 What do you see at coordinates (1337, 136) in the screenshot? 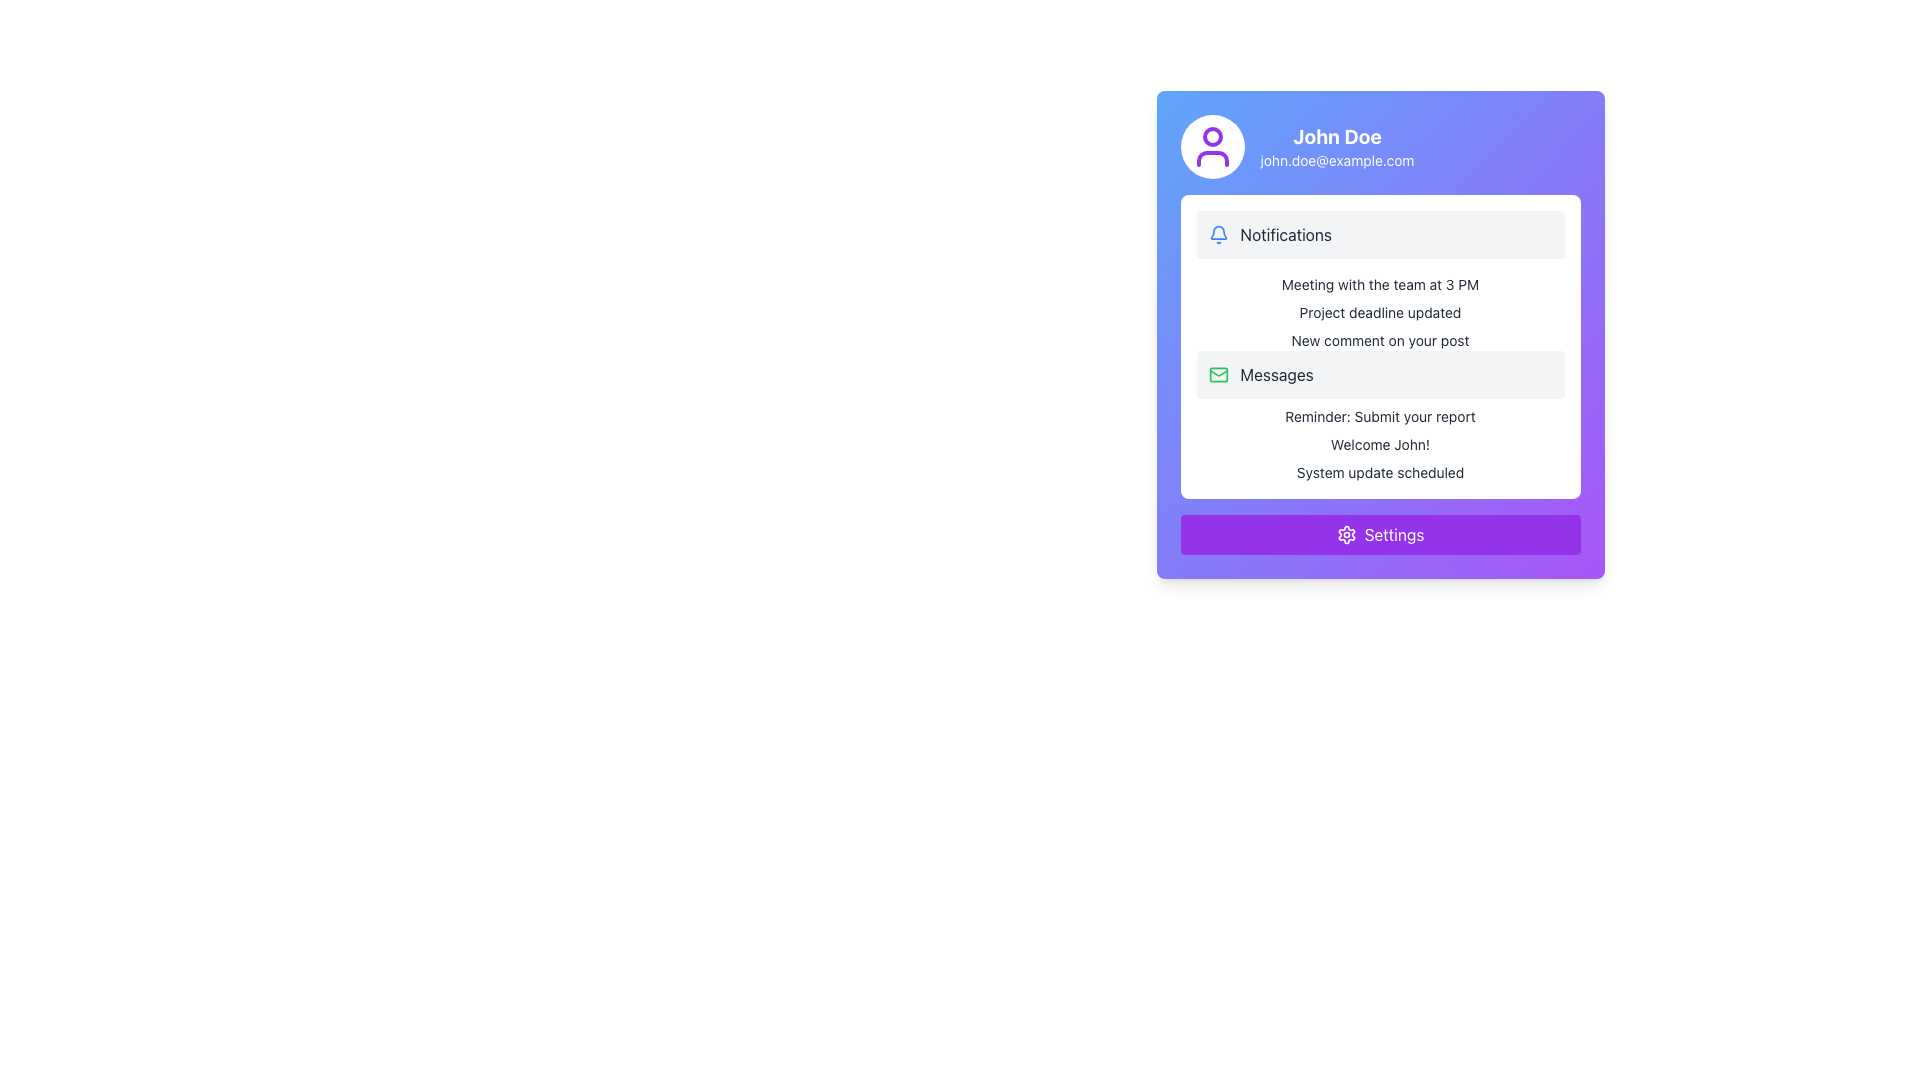
I see `the static text element displaying 'John Doe', which is prominently styled in white on a gradient blue to purple background, located near the top of a card-like component` at bounding box center [1337, 136].